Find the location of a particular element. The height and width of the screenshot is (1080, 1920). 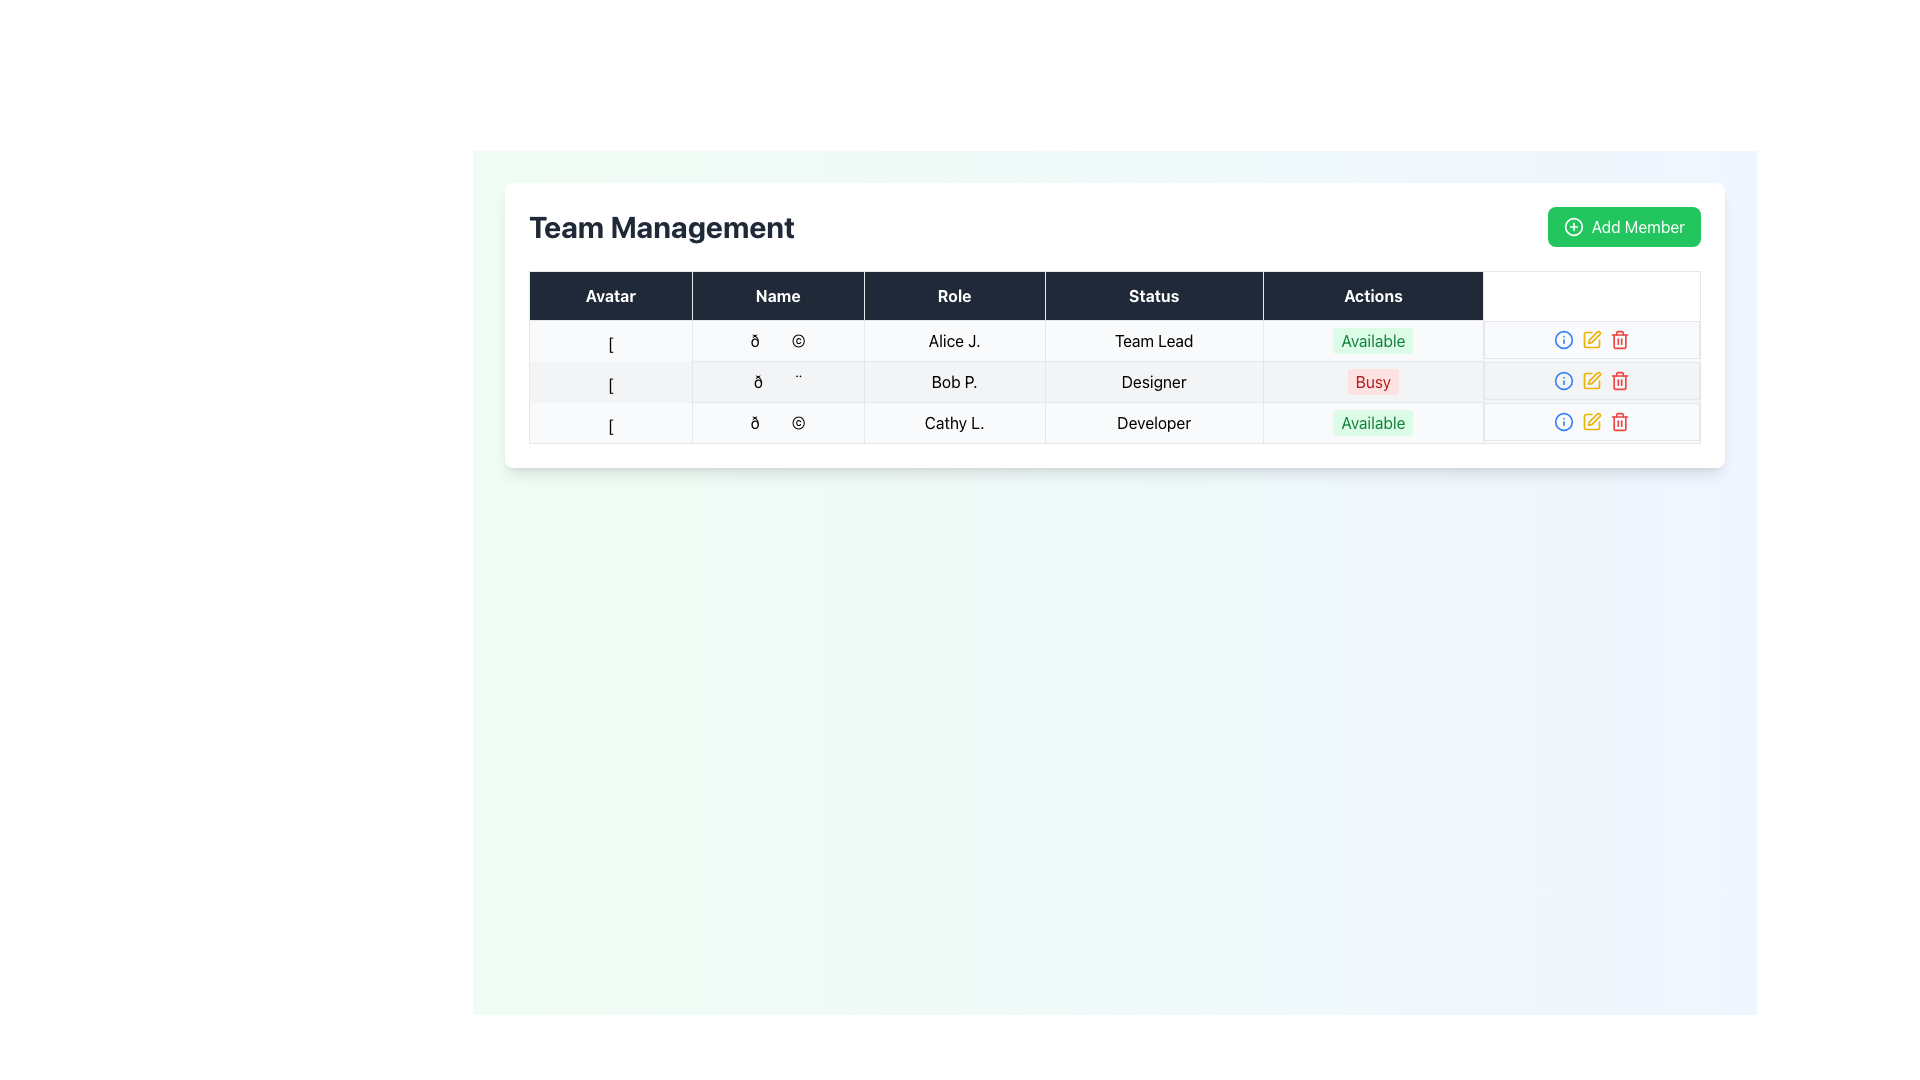

the circular icon in the 'Actions' column of the 'Team Management' table, which indicates 'information' or 'help' for user 'Bob P.' is located at coordinates (1563, 380).